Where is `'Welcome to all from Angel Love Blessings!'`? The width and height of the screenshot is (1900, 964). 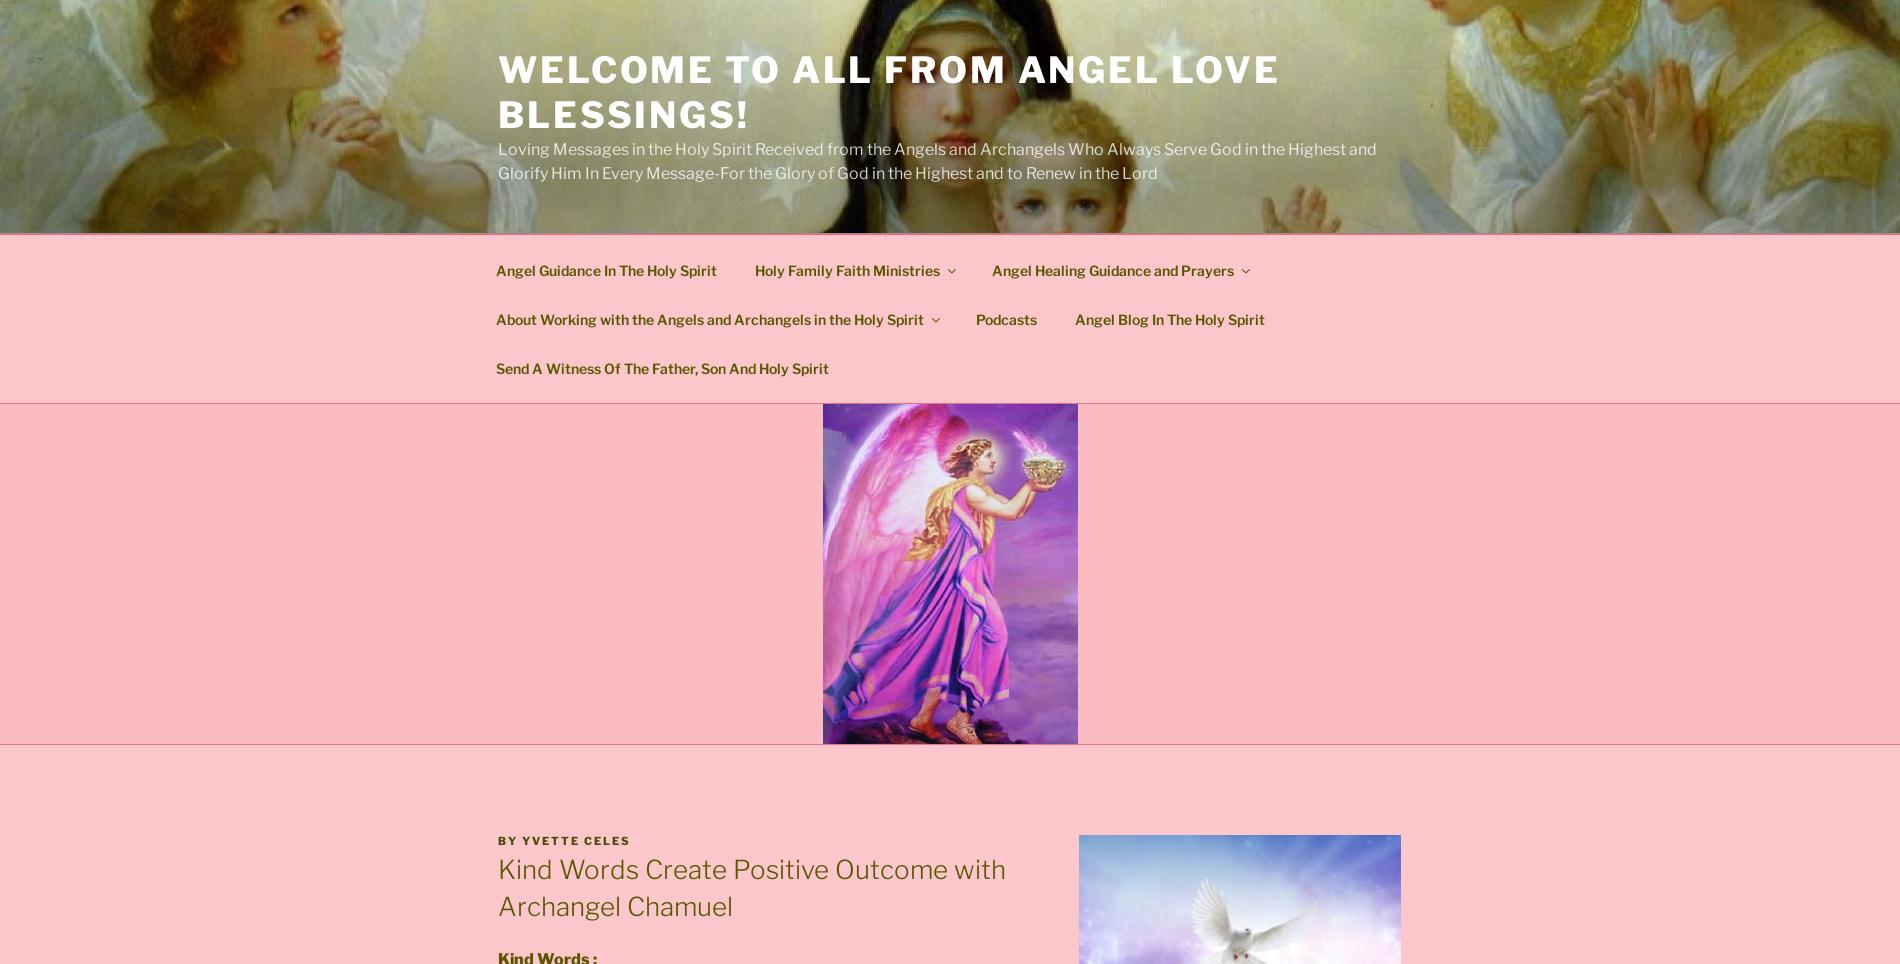
'Welcome to all from Angel Love Blessings!' is located at coordinates (888, 91).